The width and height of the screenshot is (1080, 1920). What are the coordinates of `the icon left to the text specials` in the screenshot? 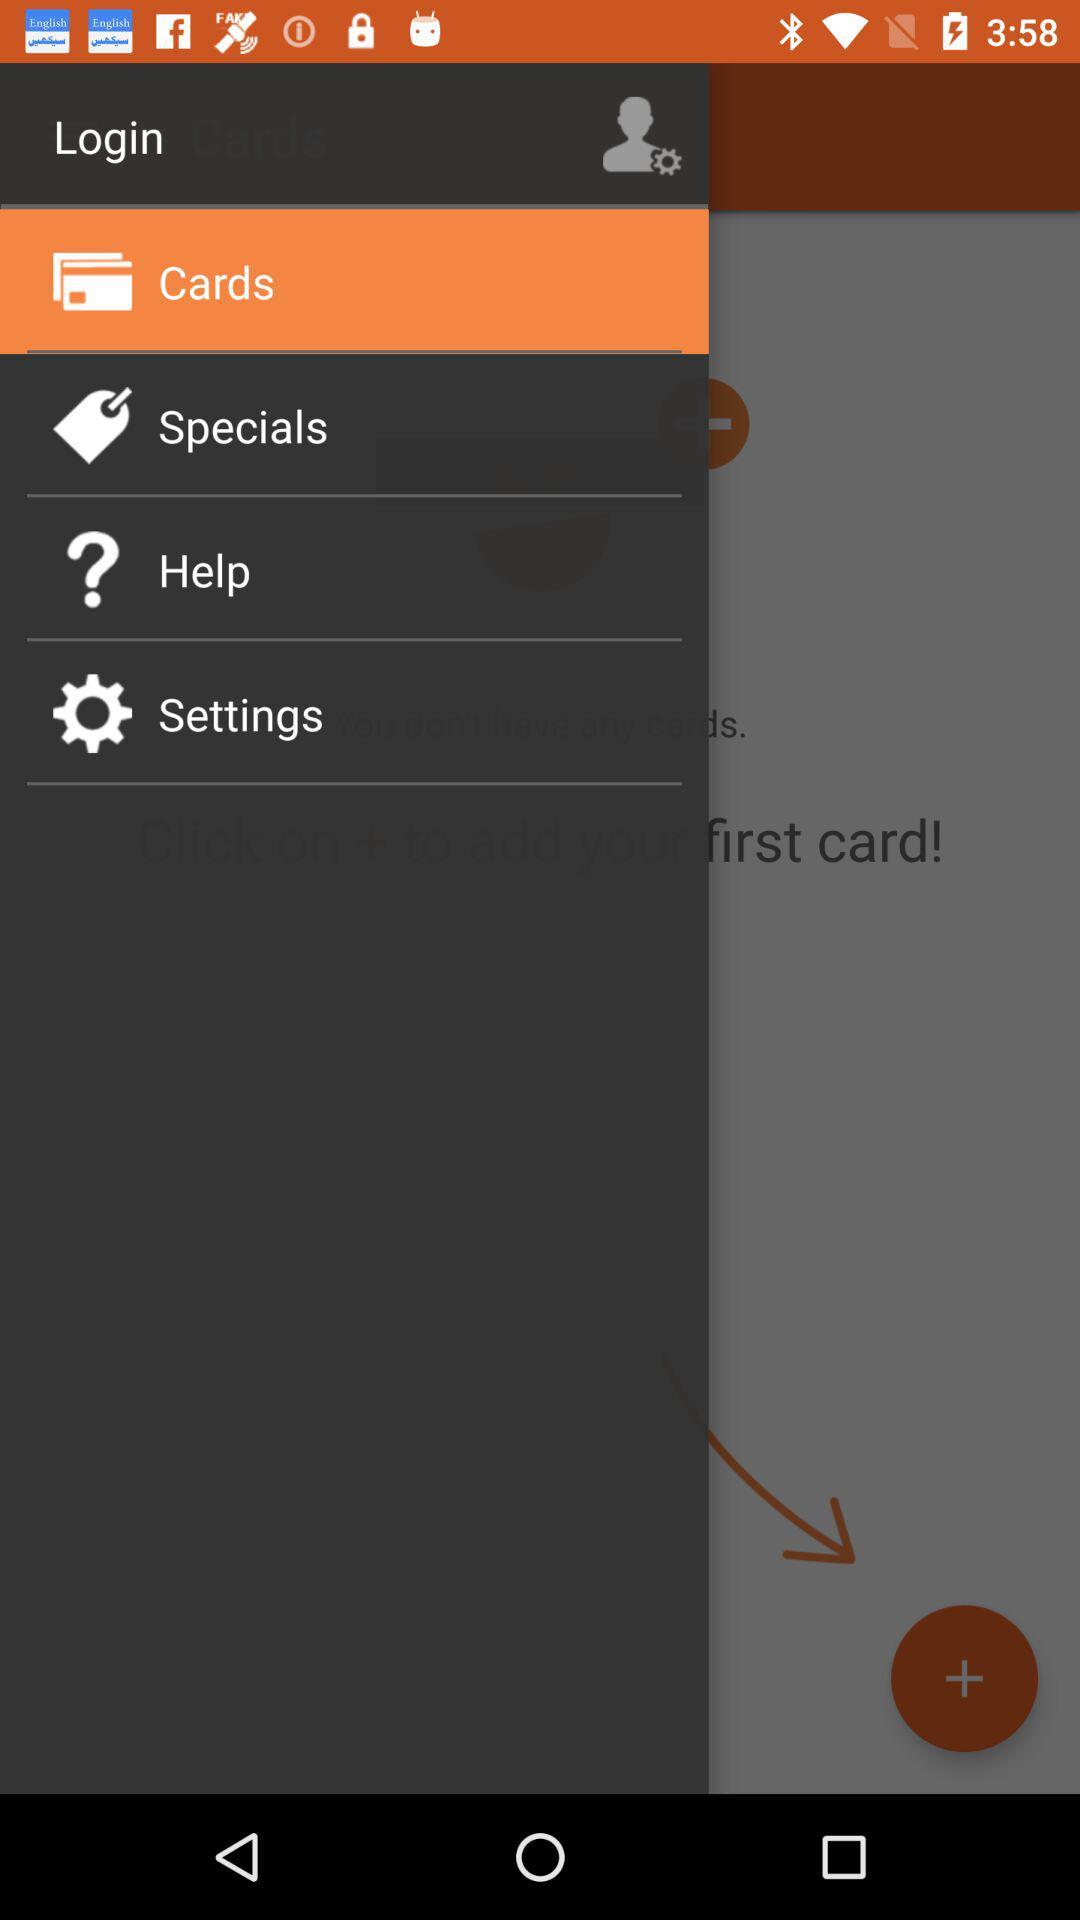 It's located at (92, 424).